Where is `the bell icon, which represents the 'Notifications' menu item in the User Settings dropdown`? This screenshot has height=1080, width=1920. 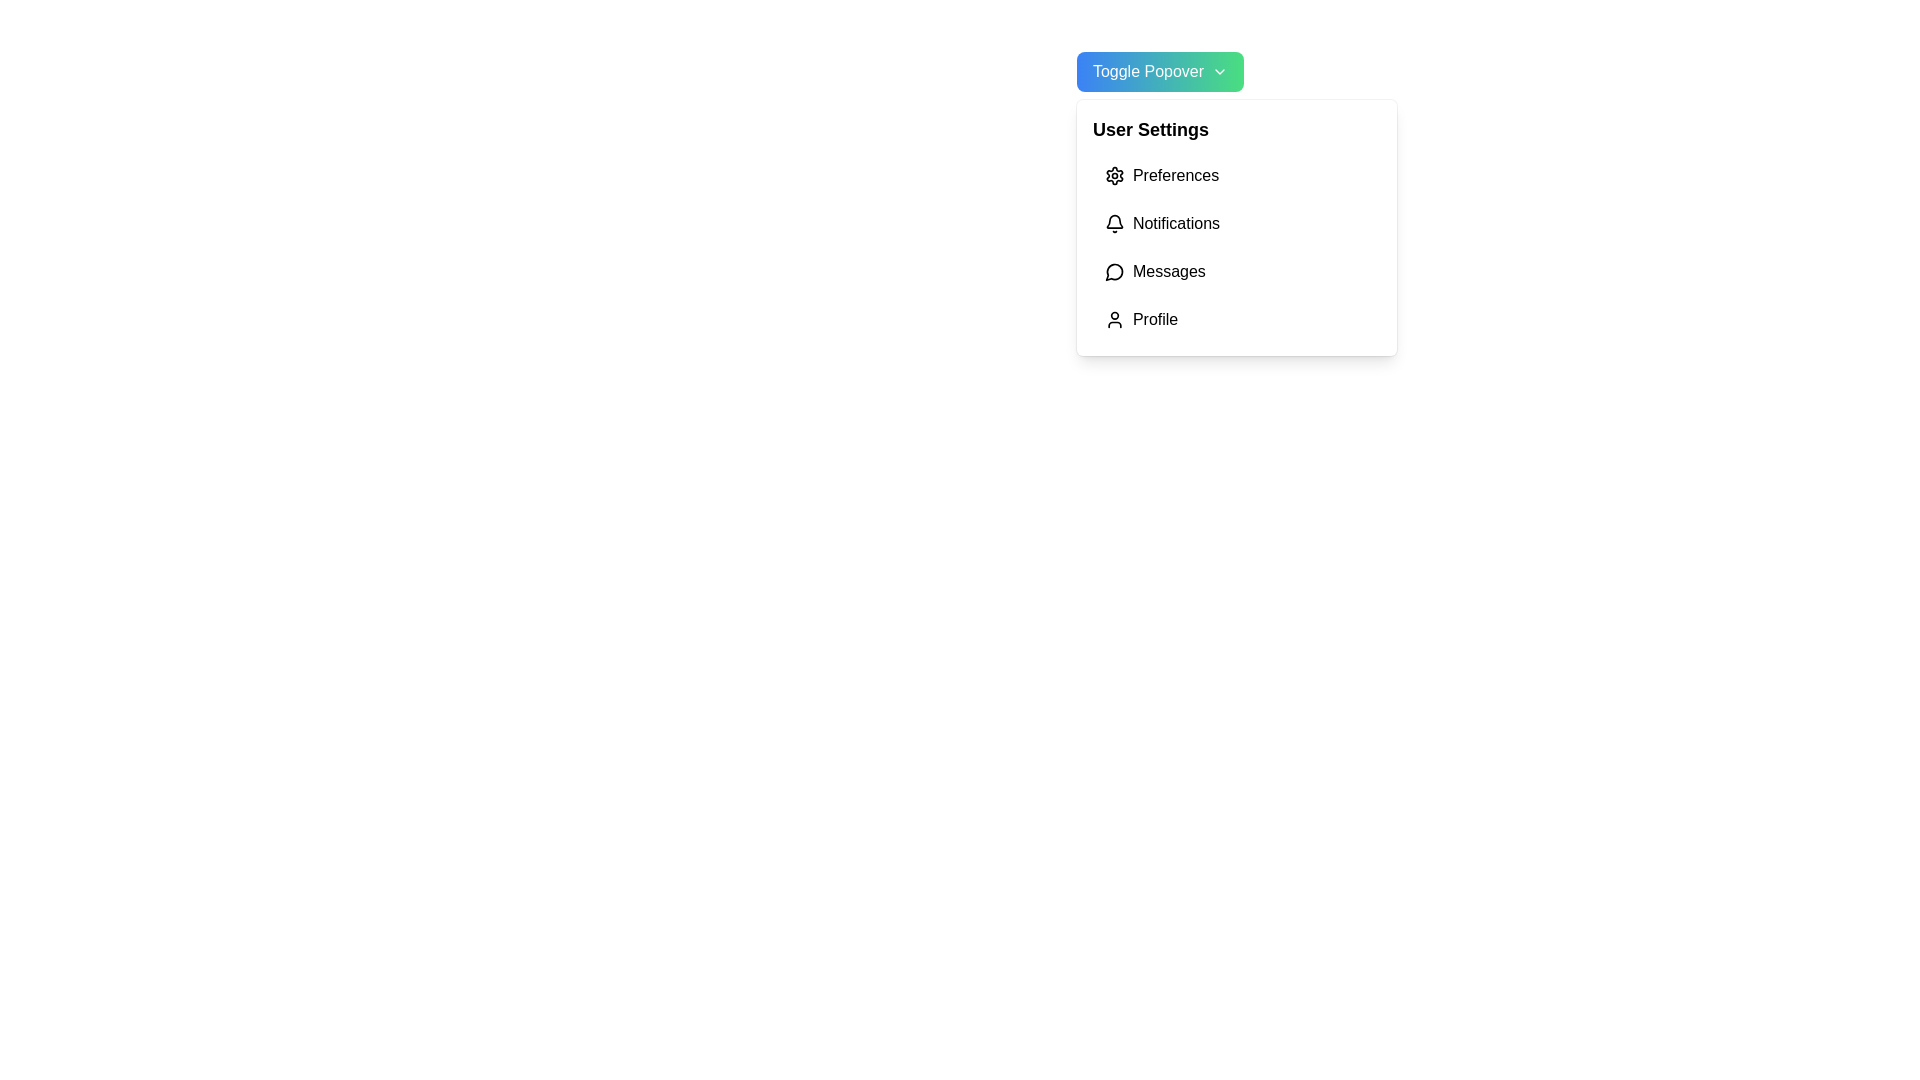
the bell icon, which represents the 'Notifications' menu item in the User Settings dropdown is located at coordinates (1113, 223).